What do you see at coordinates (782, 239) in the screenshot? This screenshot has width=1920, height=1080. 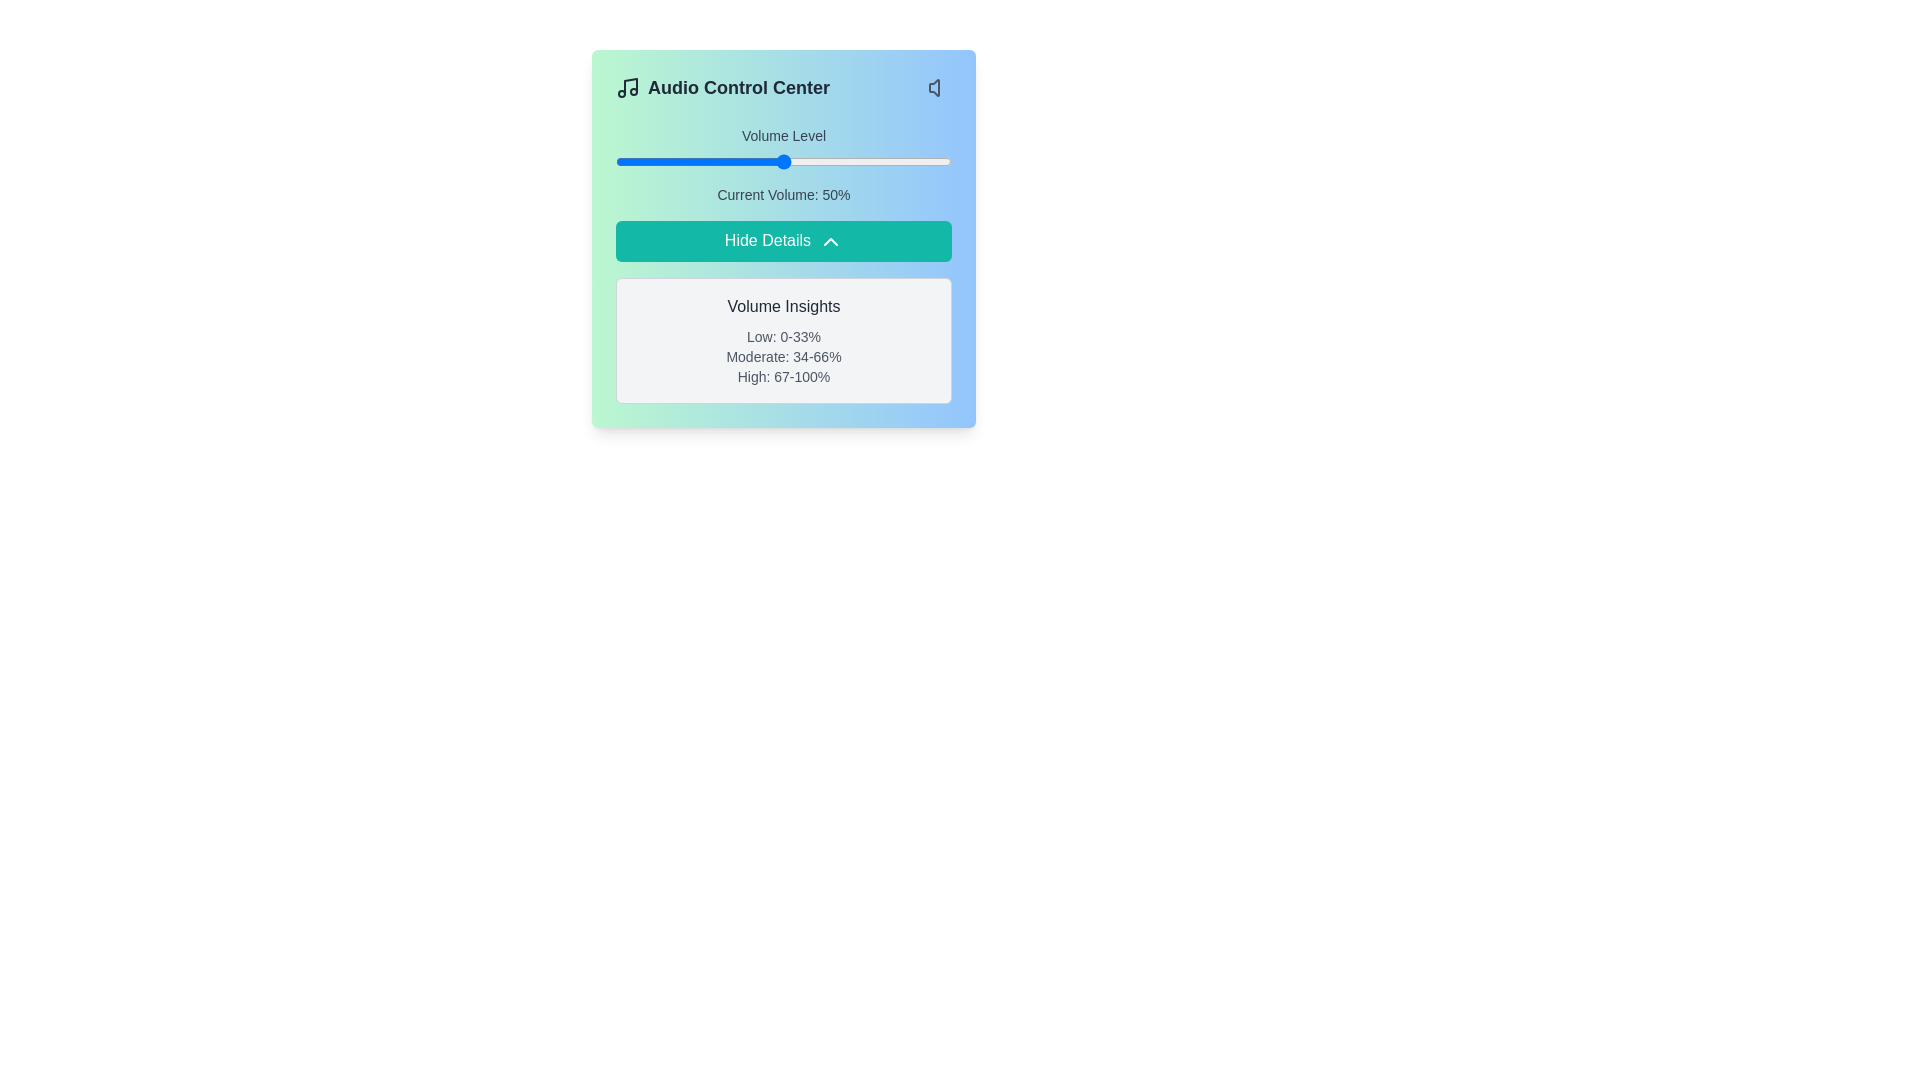 I see `the 'Hide Details' button to observe its hover effect` at bounding box center [782, 239].